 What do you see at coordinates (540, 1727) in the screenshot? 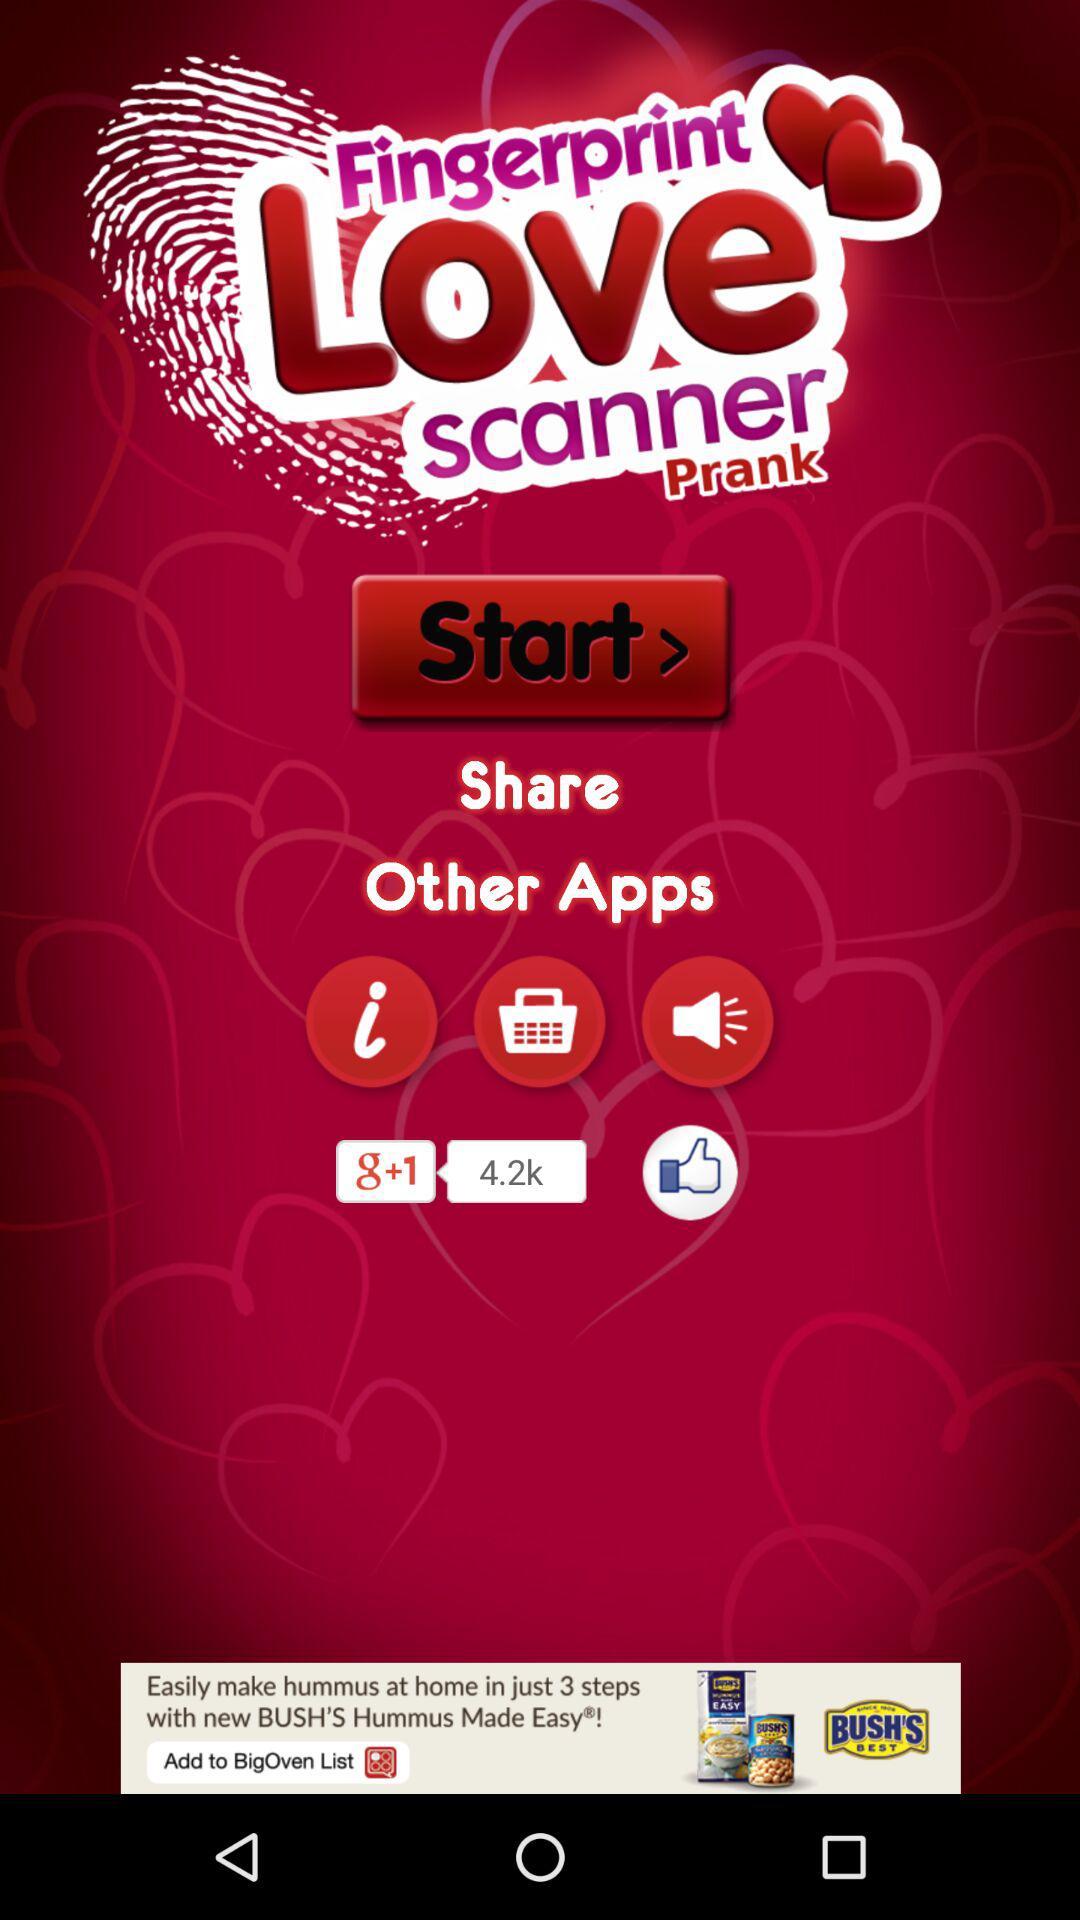
I see `advertisement display` at bounding box center [540, 1727].